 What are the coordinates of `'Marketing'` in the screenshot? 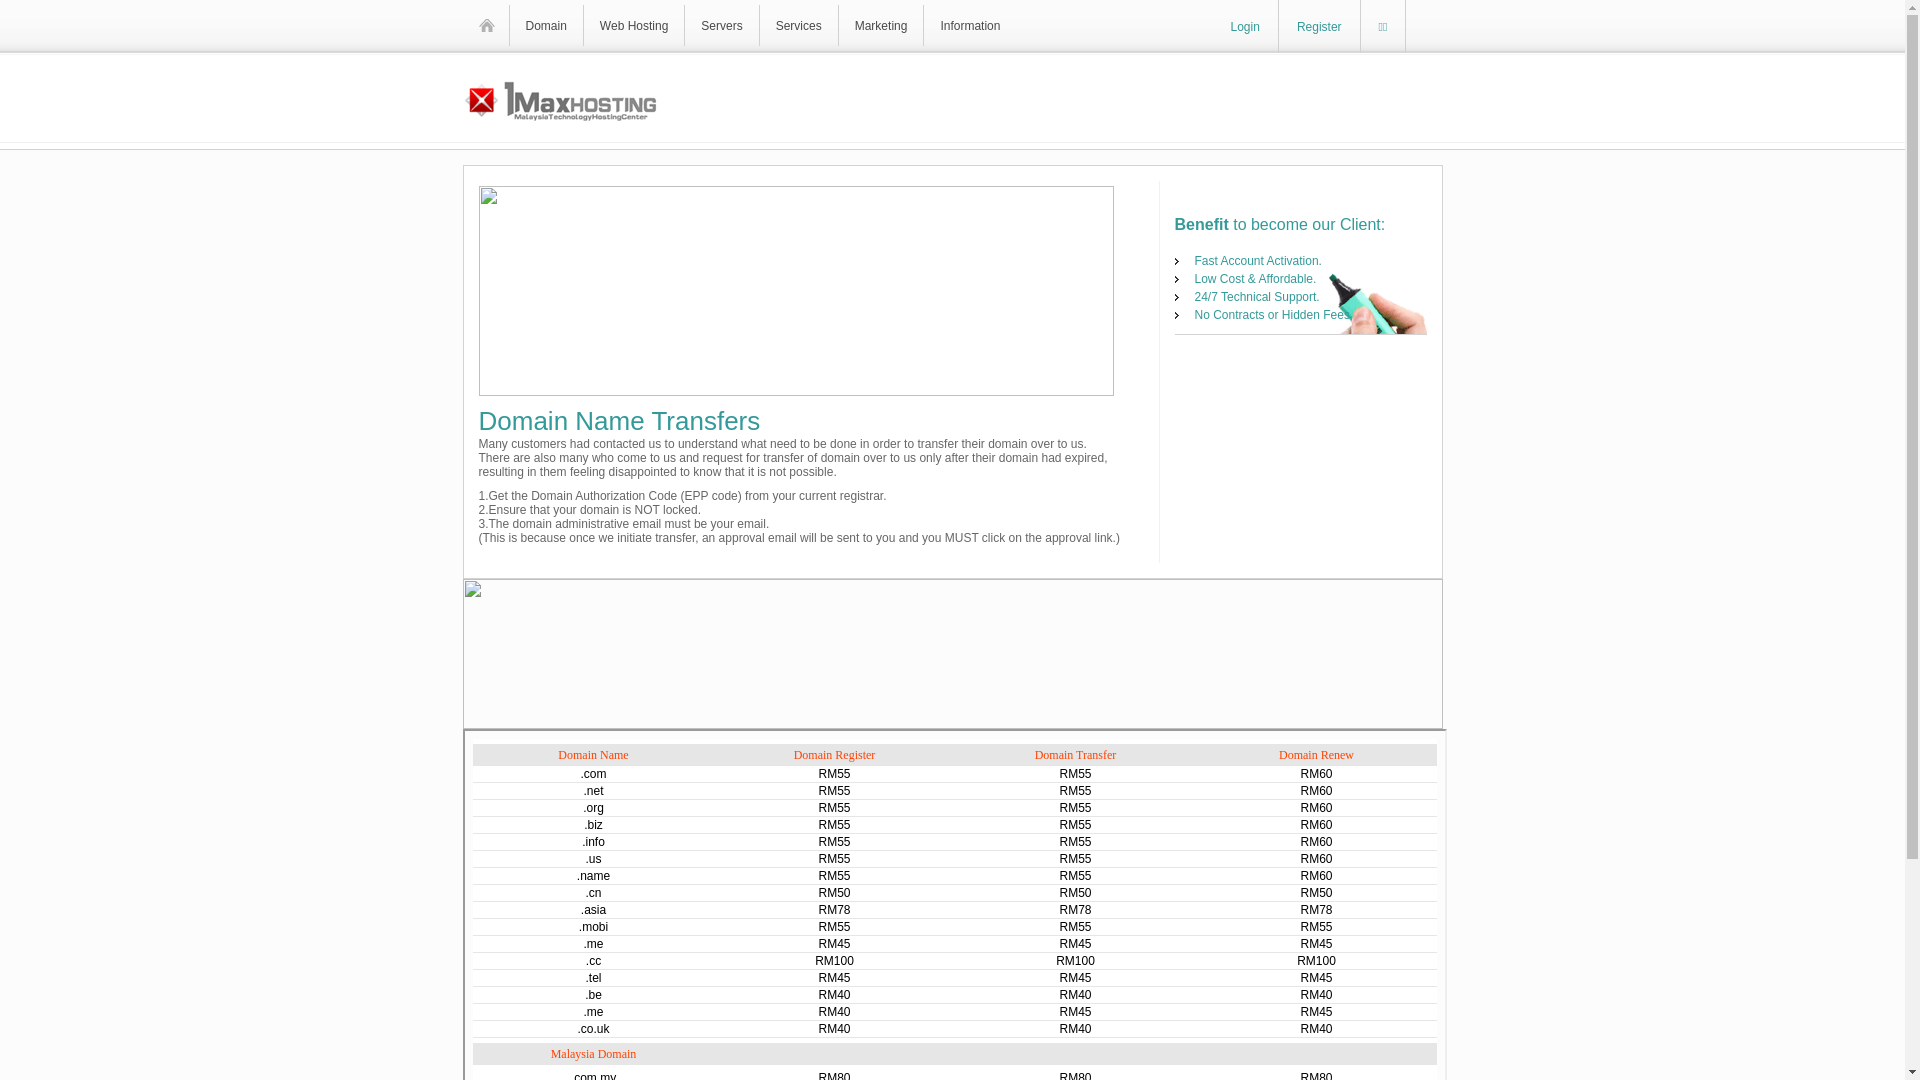 It's located at (880, 25).